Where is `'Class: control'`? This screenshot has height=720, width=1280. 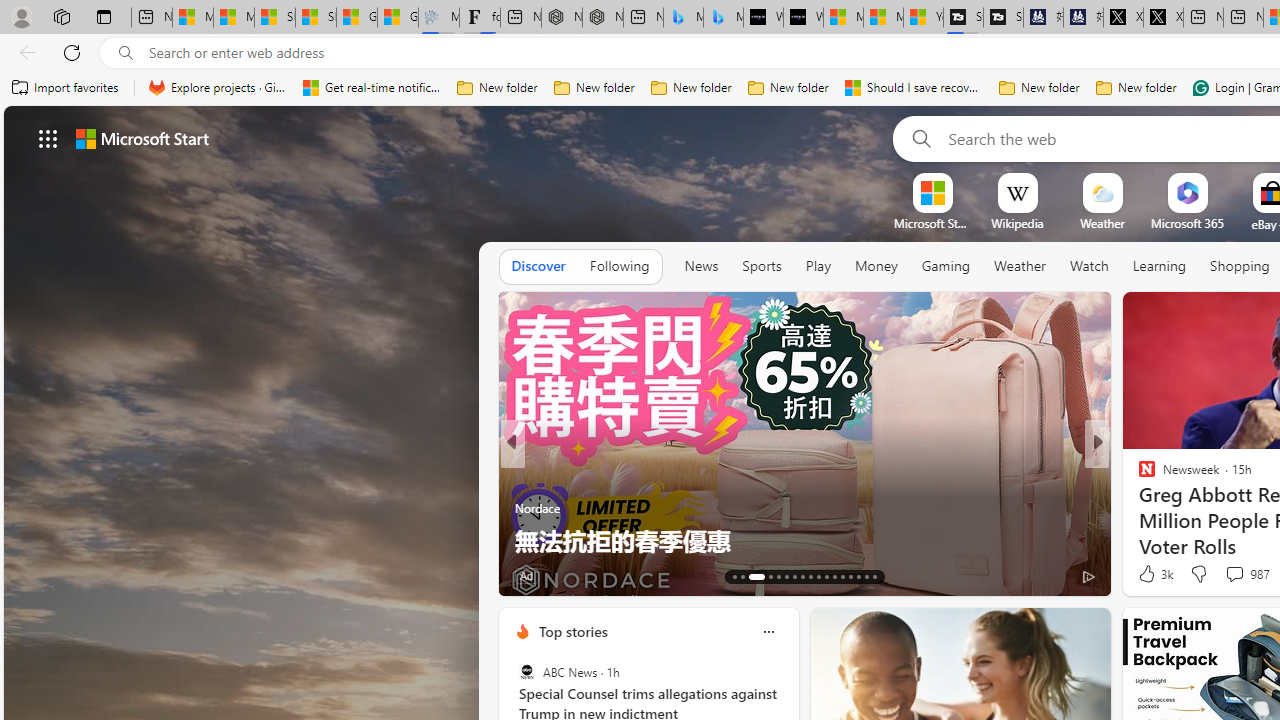 'Class: control' is located at coordinates (48, 137).